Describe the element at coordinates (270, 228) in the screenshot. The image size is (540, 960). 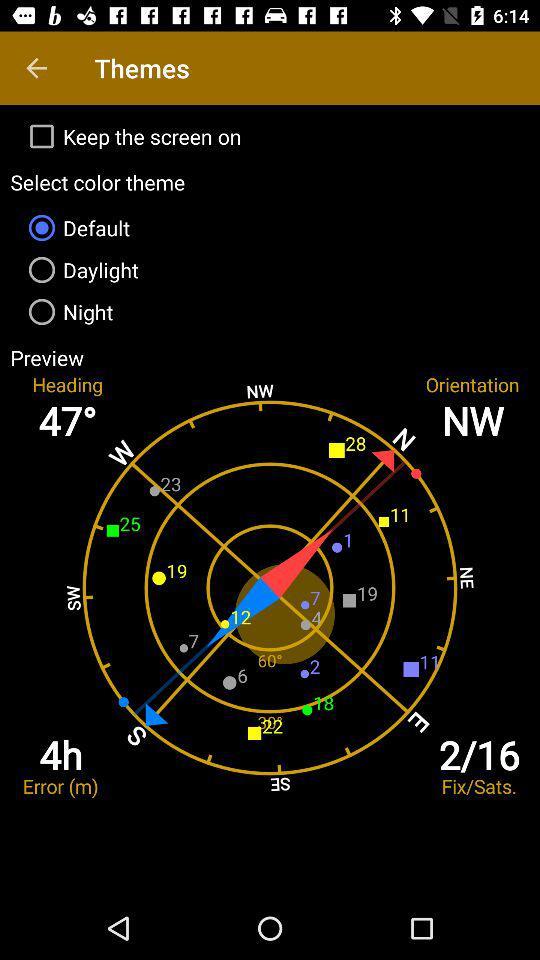
I see `icon above daylight item` at that location.